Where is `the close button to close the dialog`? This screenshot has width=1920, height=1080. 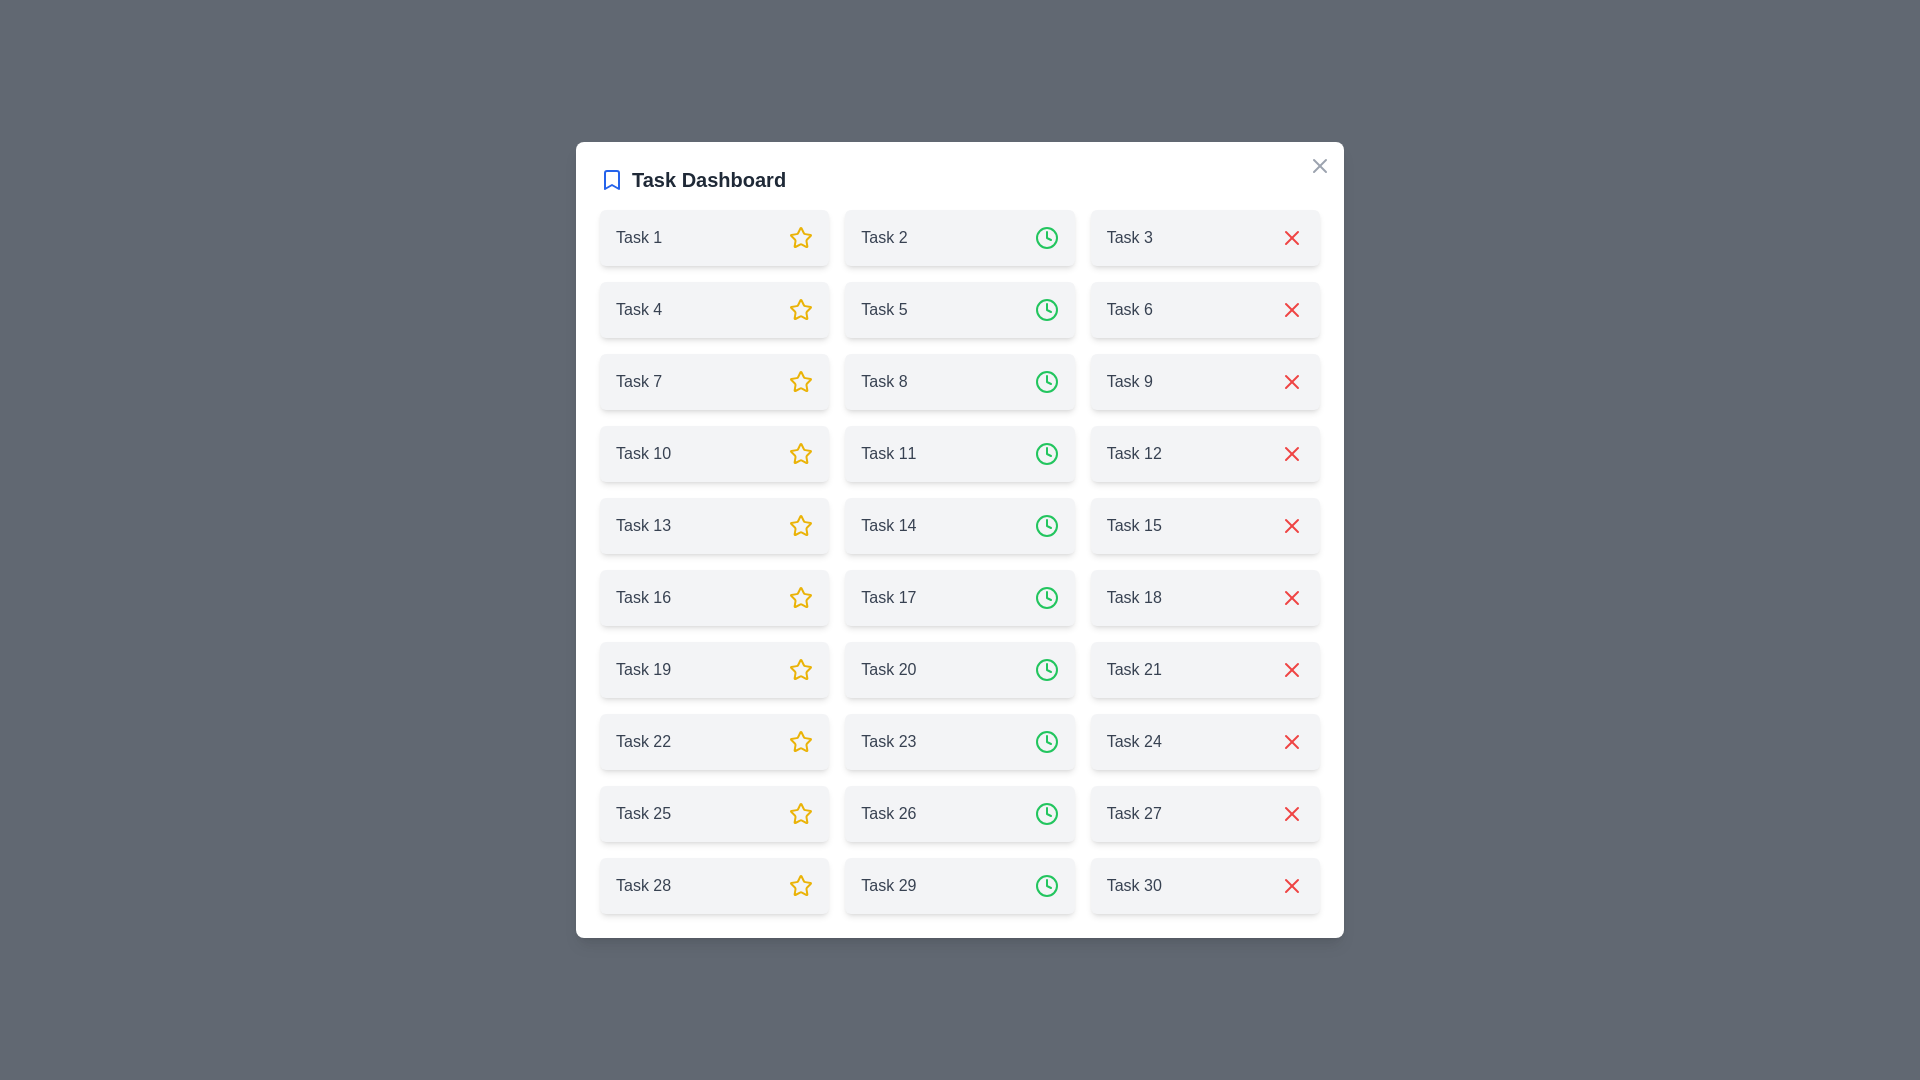 the close button to close the dialog is located at coordinates (1320, 164).